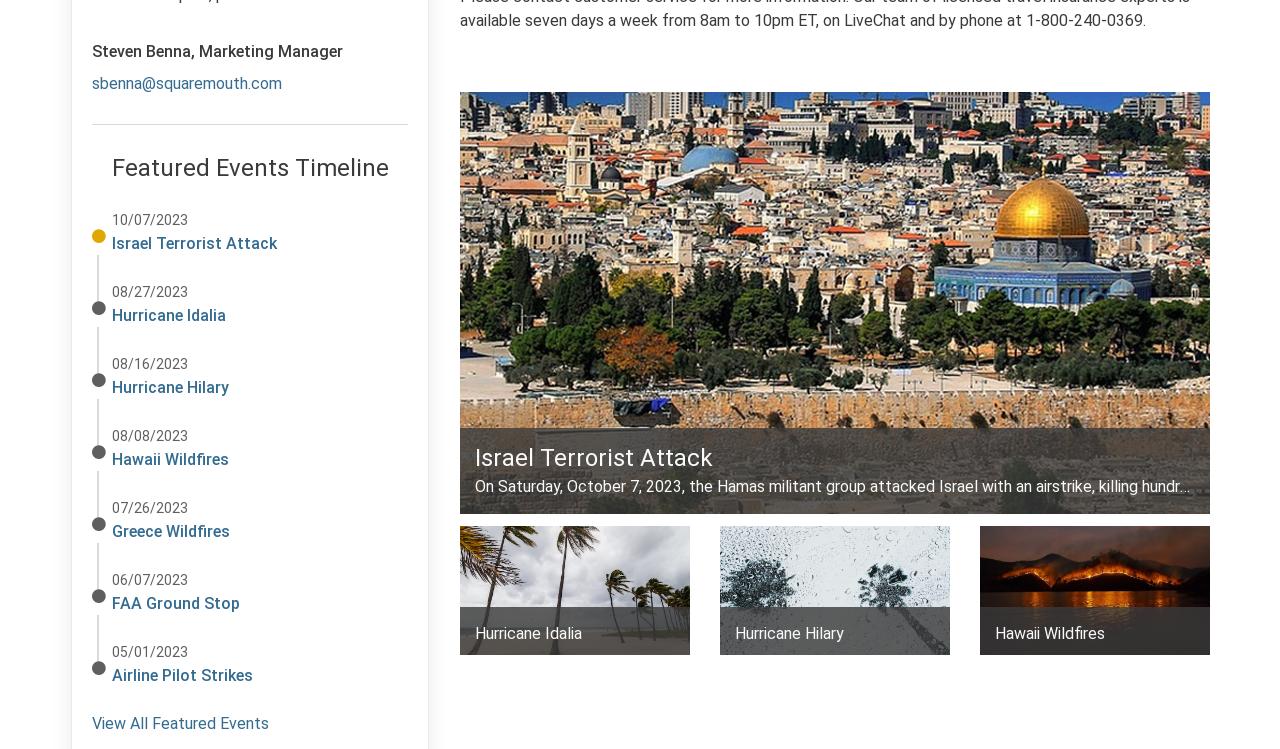 This screenshot has width=1280, height=749. I want to click on 'Featured Events Timeline', so click(248, 167).